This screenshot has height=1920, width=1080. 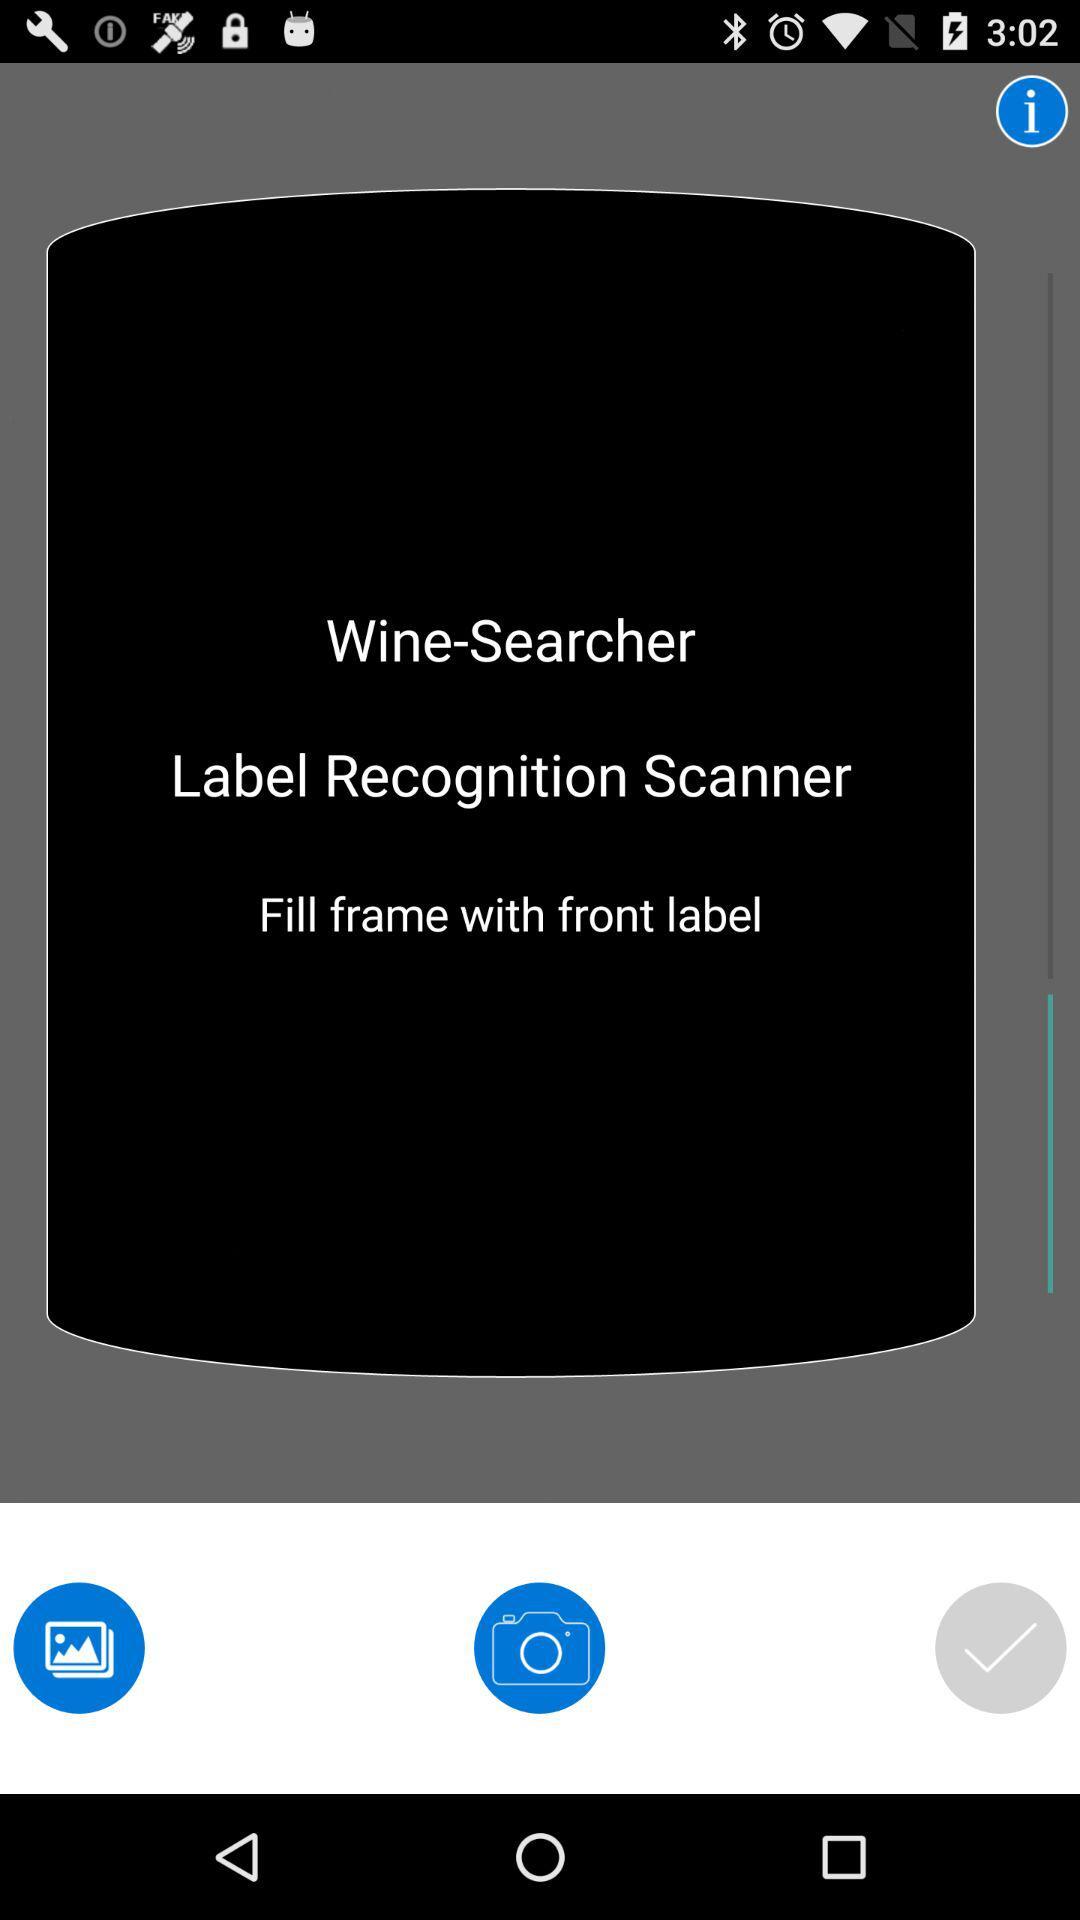 I want to click on the check icon, so click(x=1000, y=1763).